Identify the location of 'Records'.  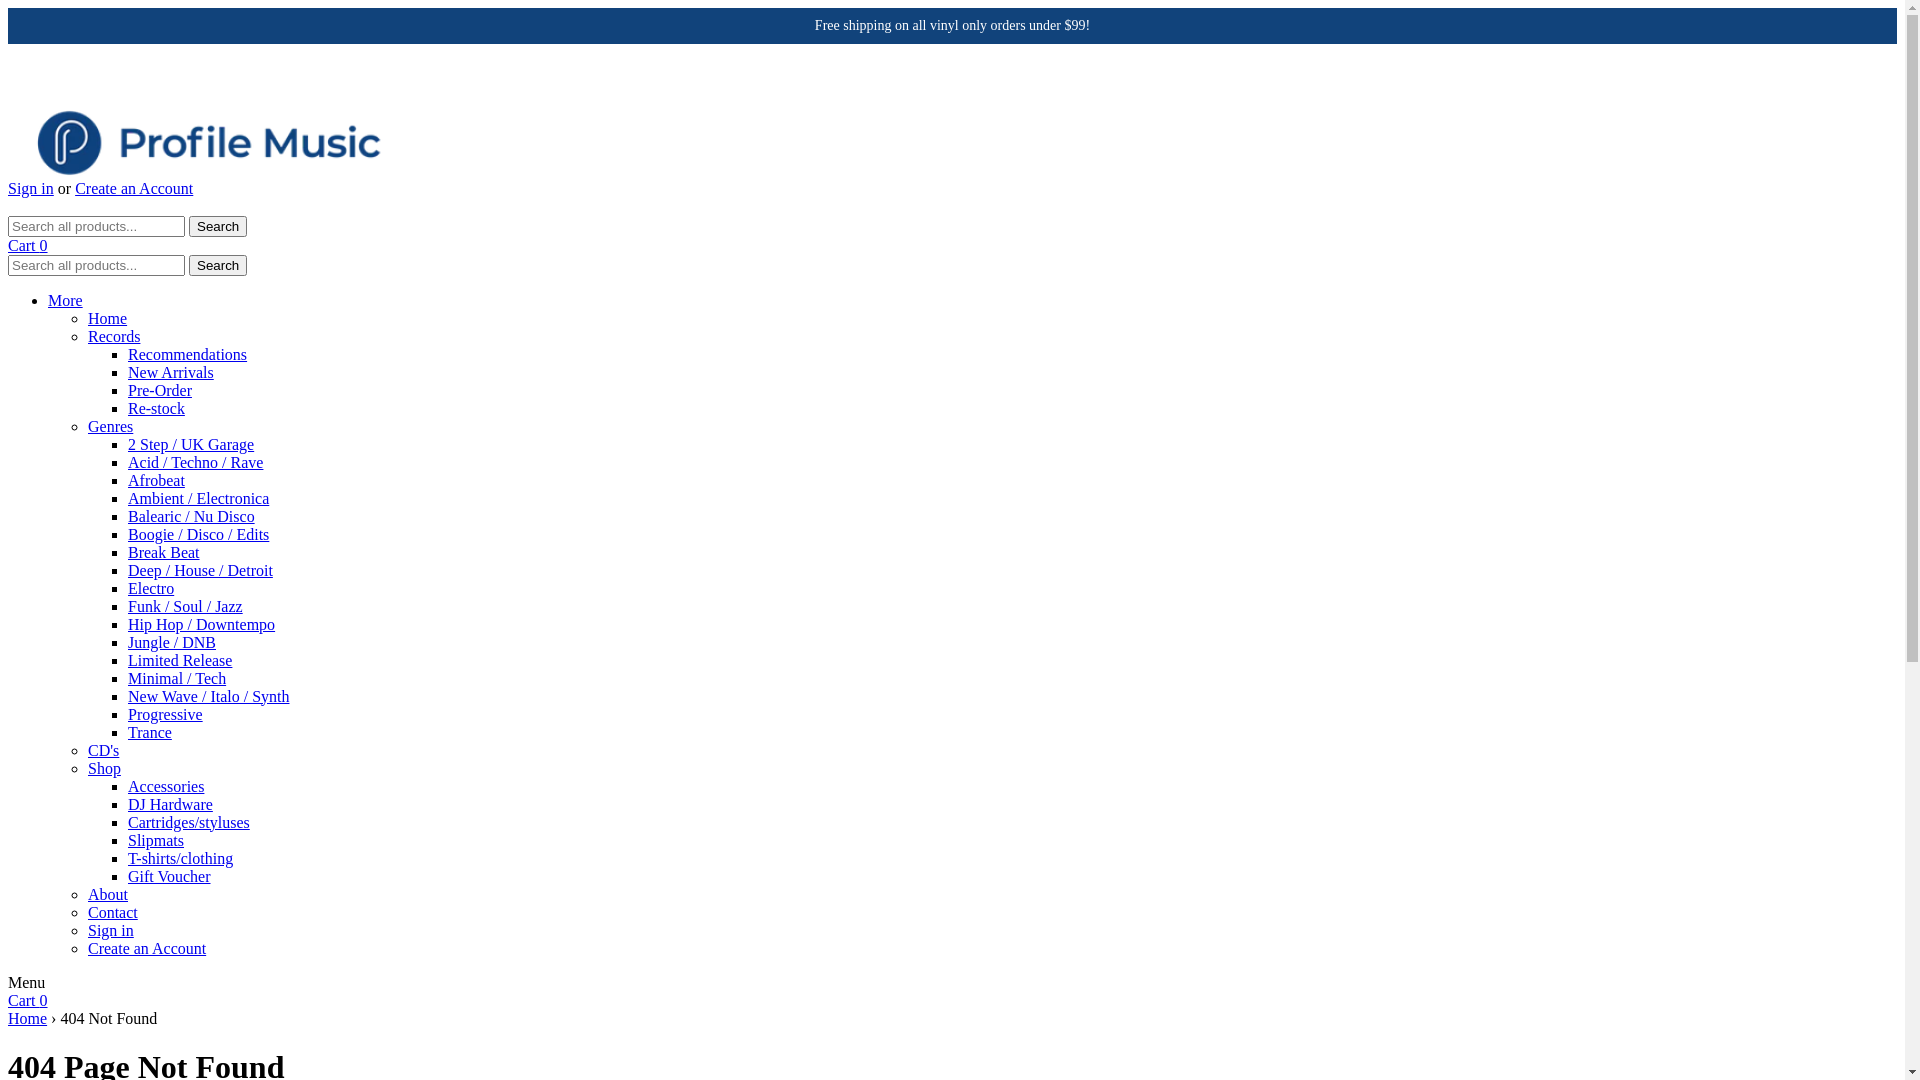
(113, 335).